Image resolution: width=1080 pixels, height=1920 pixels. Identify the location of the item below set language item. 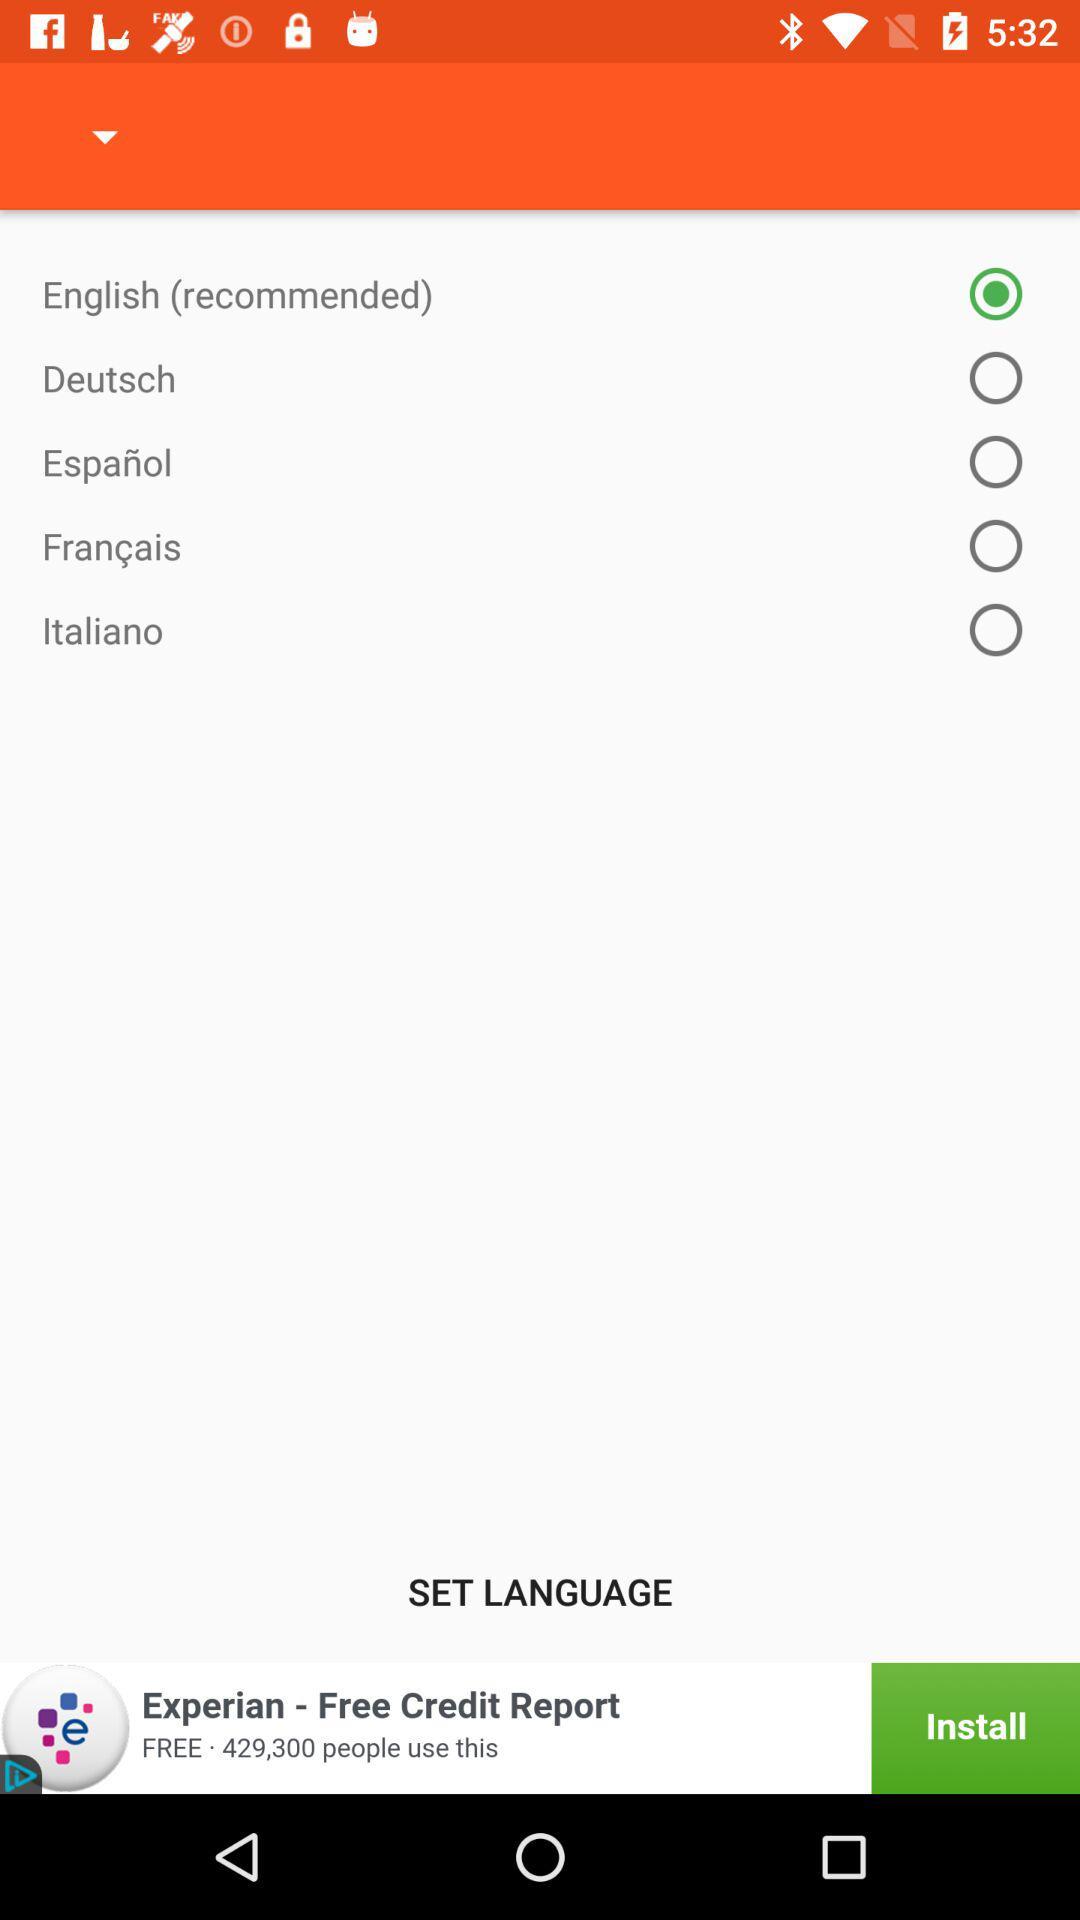
(540, 1727).